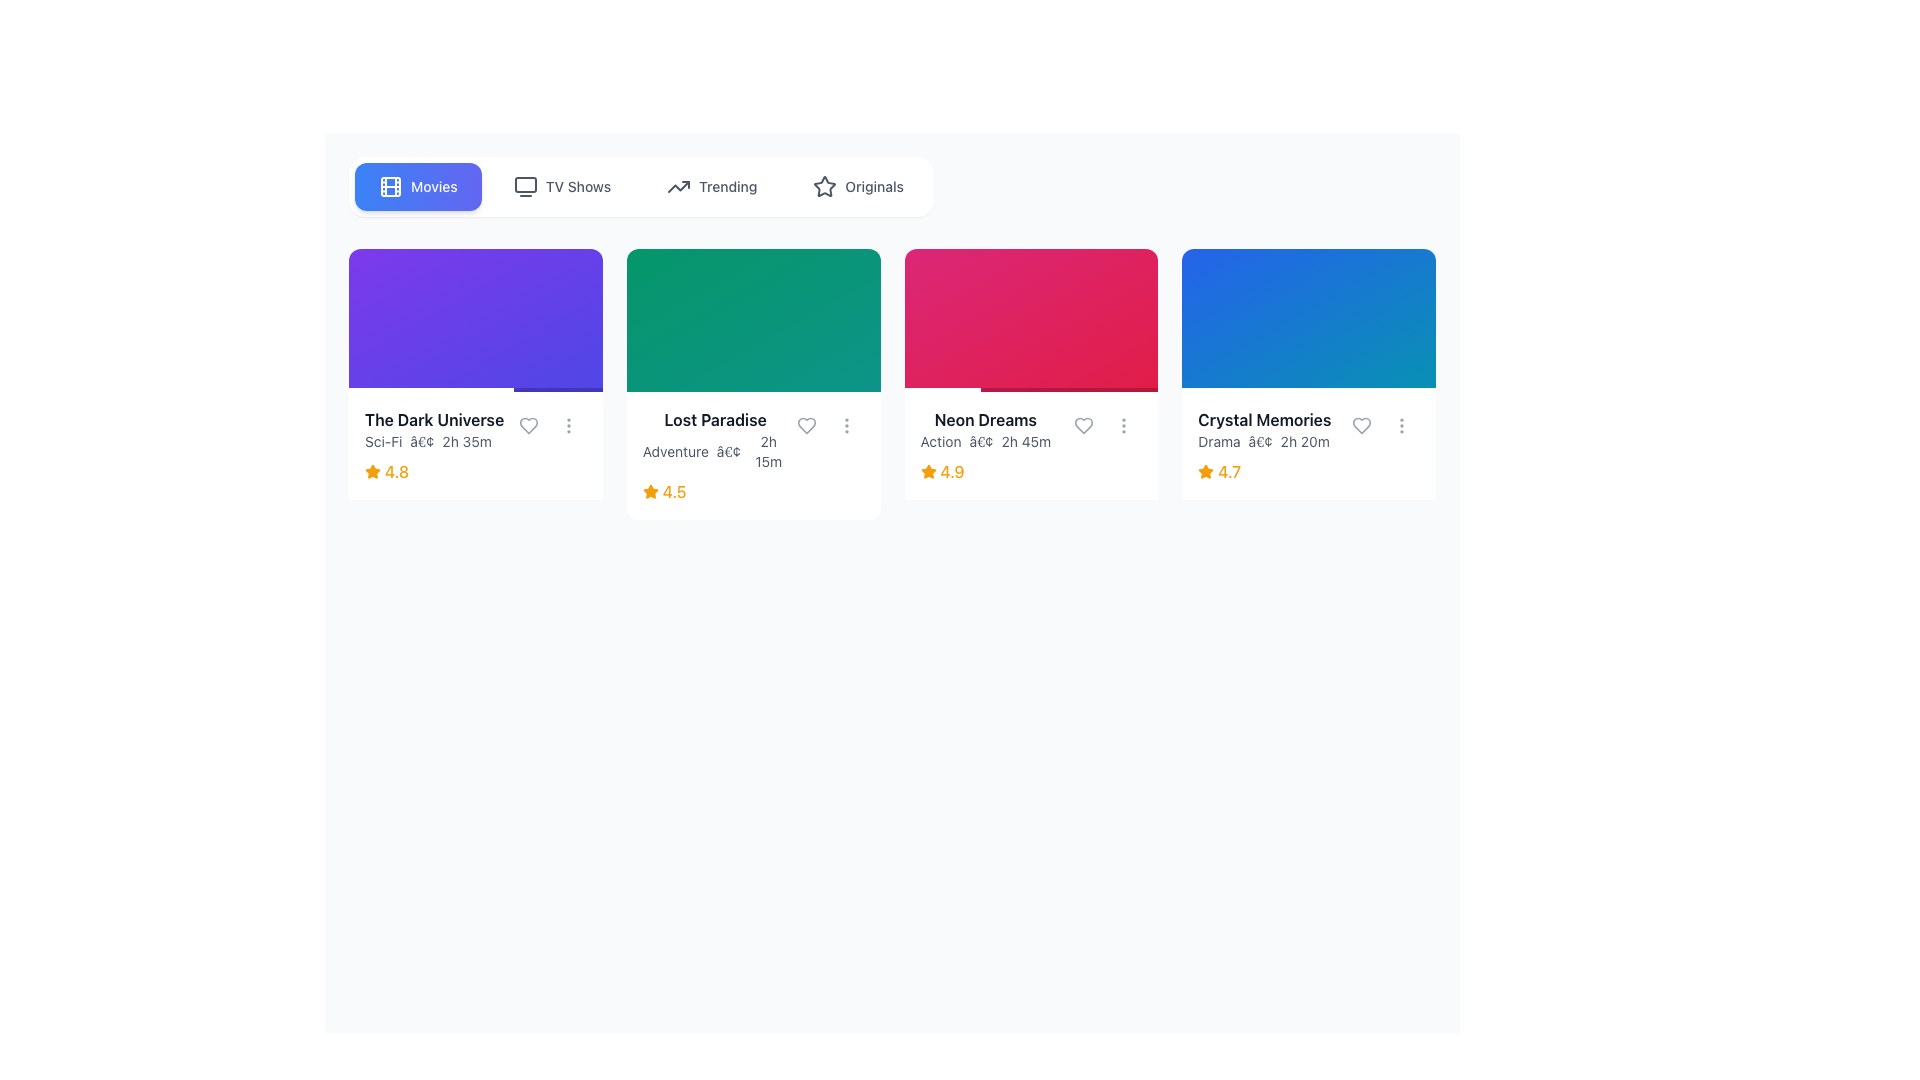  I want to click on the heart-shaped interactive button with an SVG icon located at the top-right corner of the 'Lost Paradise' movie card, so click(806, 424).